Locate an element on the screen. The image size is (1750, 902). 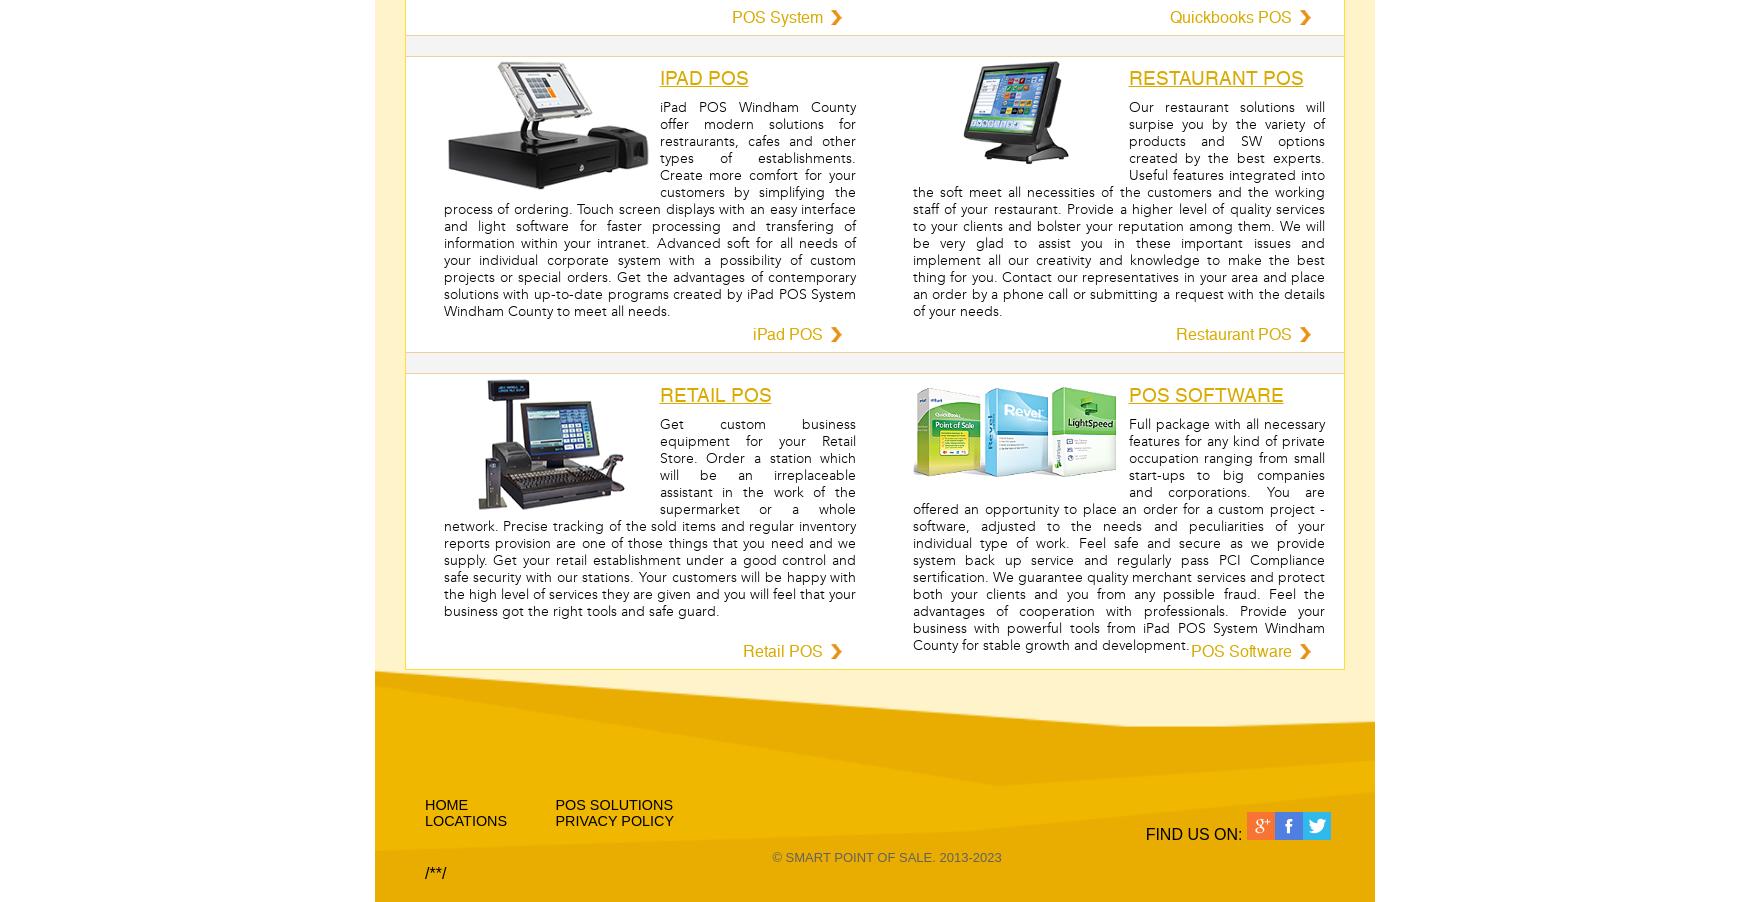
'Locations' is located at coordinates (466, 820).